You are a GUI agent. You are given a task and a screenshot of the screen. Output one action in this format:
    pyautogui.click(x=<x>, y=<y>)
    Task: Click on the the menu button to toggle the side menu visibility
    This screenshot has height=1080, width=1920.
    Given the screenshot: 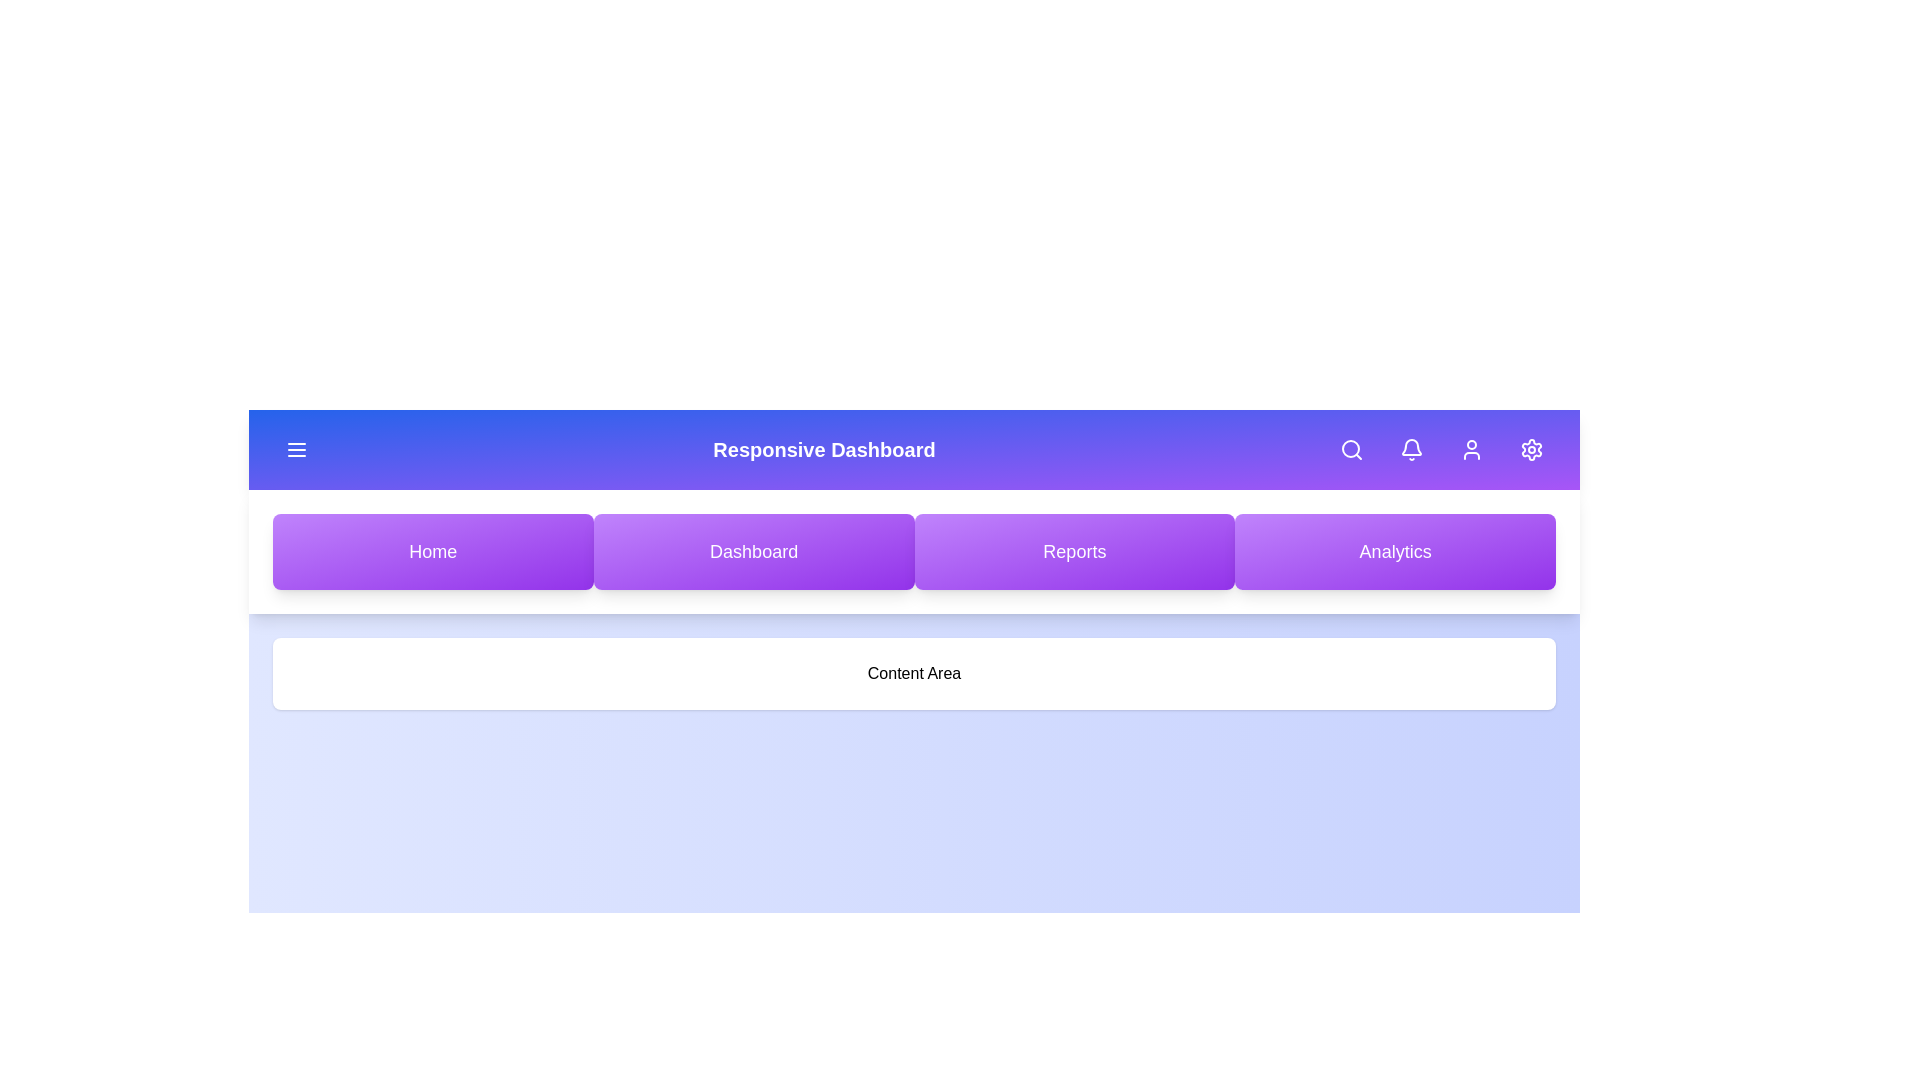 What is the action you would take?
    pyautogui.click(x=296, y=450)
    